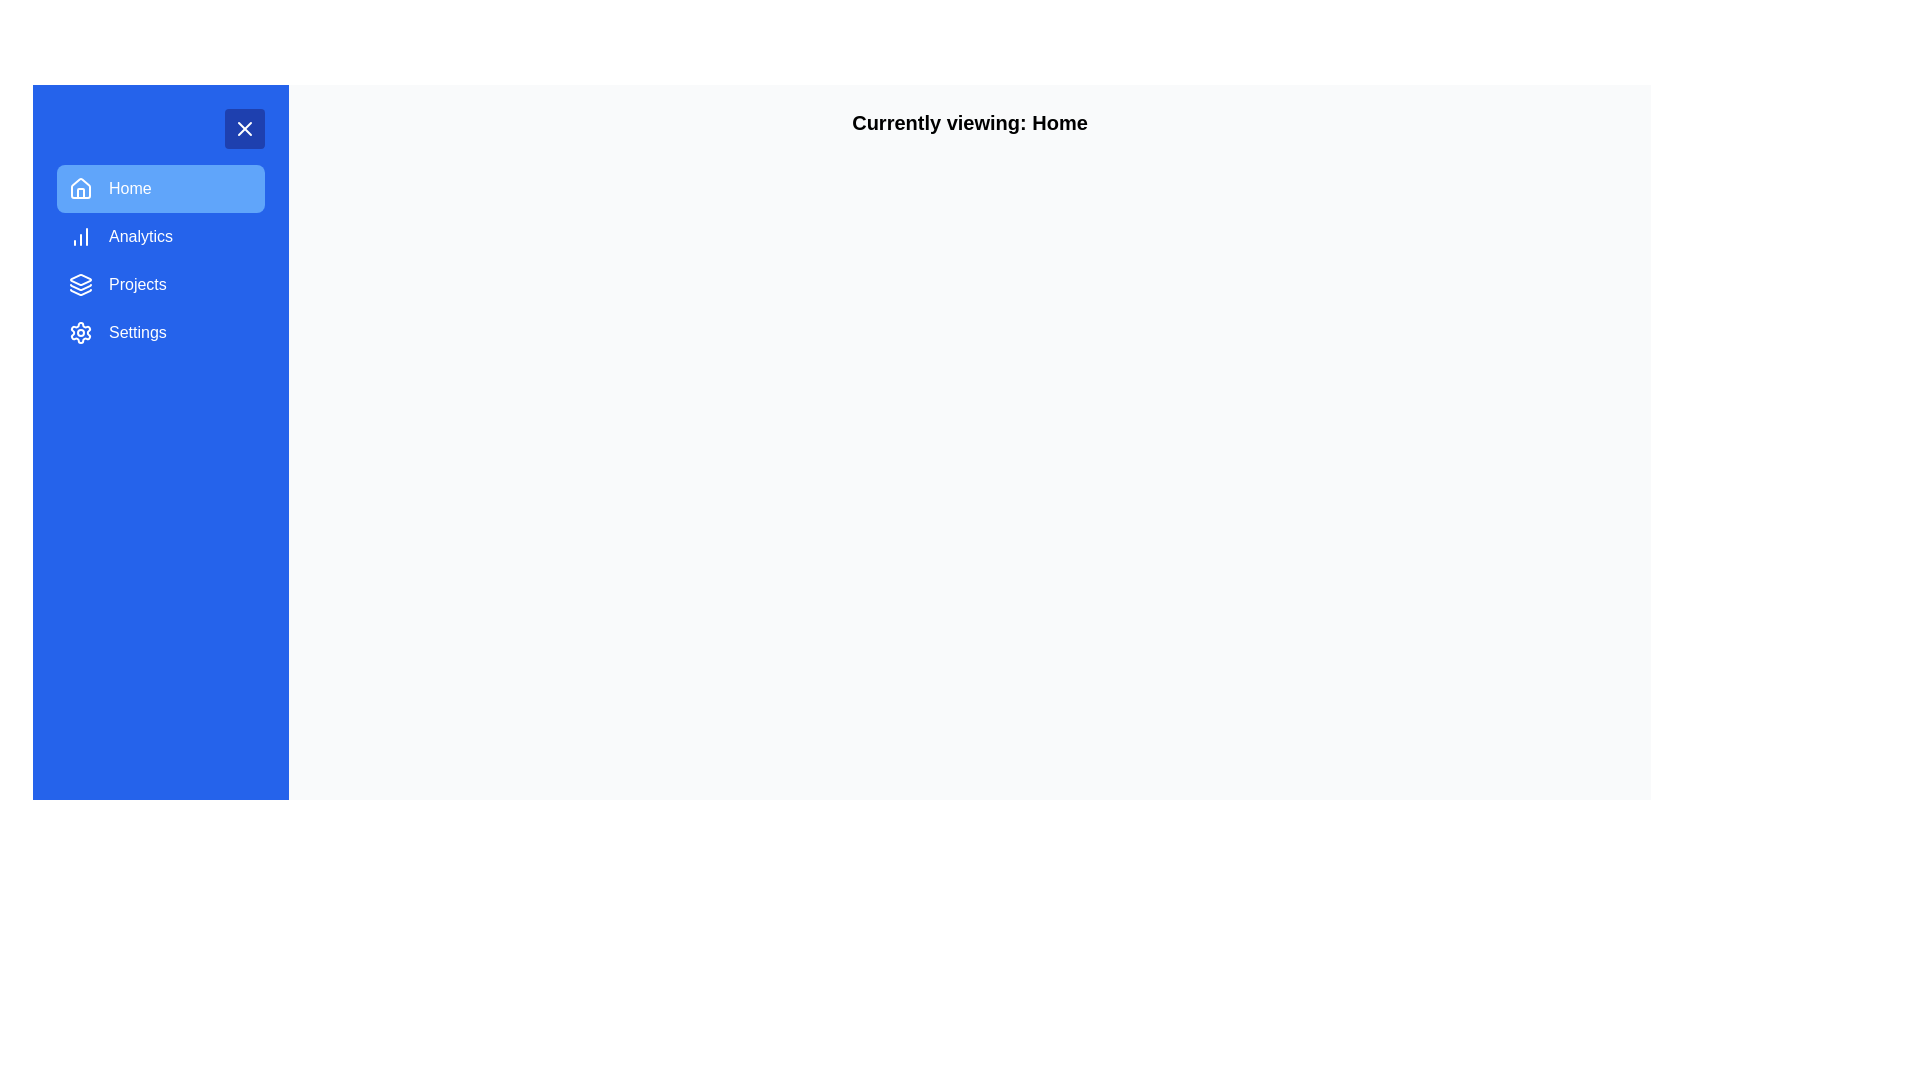 This screenshot has height=1080, width=1920. I want to click on the 'Settings' icon located in the left sidebar under the 'Settings' label, positioned below the 'Projects' option, so click(80, 331).